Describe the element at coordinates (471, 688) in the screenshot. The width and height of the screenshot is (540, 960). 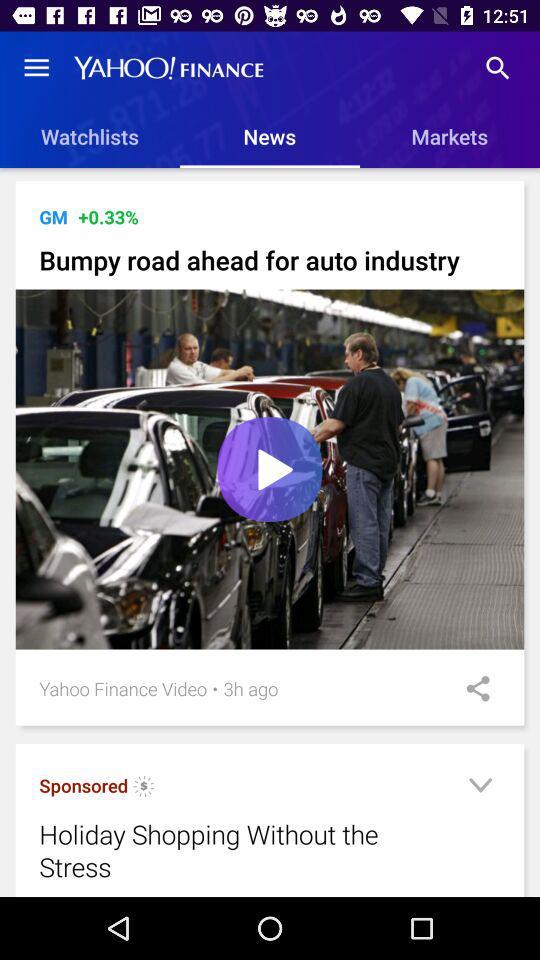
I see `the item to the right of 3h ago icon` at that location.